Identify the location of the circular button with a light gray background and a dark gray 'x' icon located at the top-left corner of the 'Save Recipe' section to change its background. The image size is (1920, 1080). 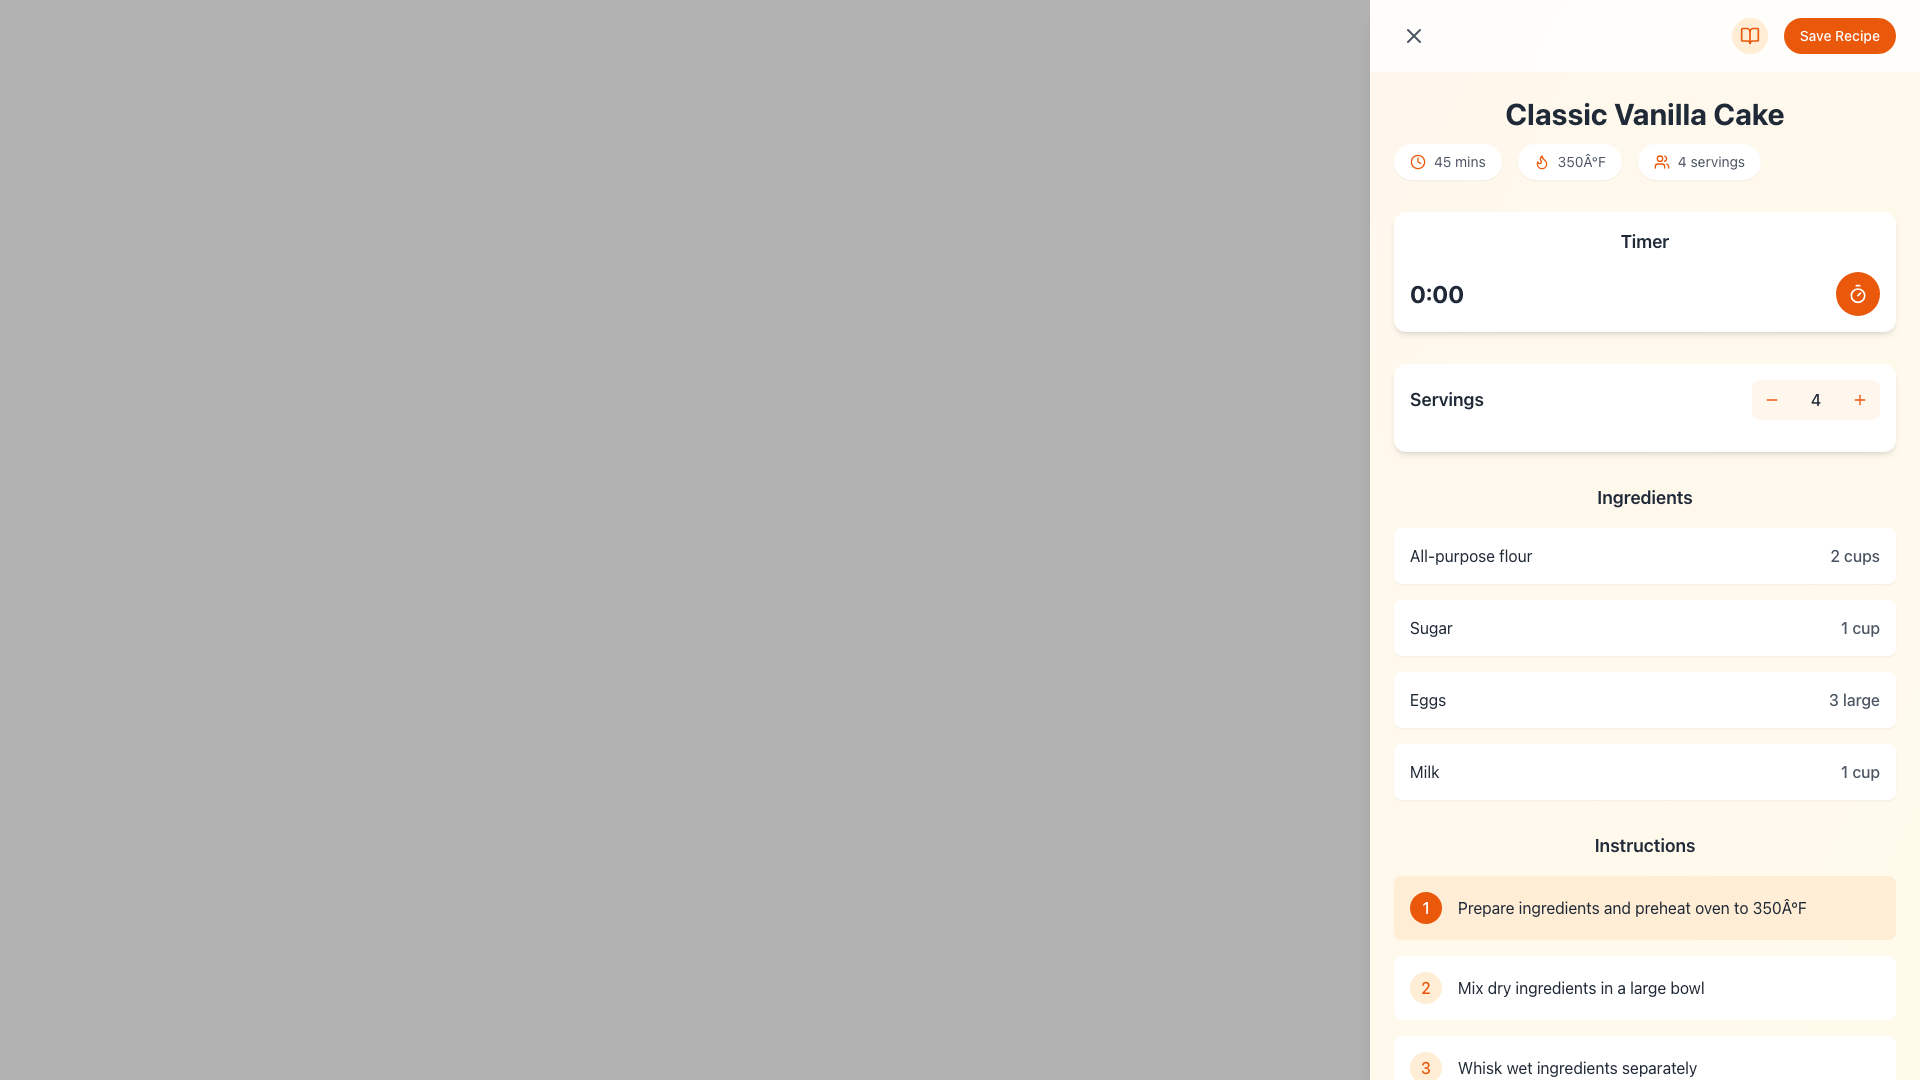
(1413, 35).